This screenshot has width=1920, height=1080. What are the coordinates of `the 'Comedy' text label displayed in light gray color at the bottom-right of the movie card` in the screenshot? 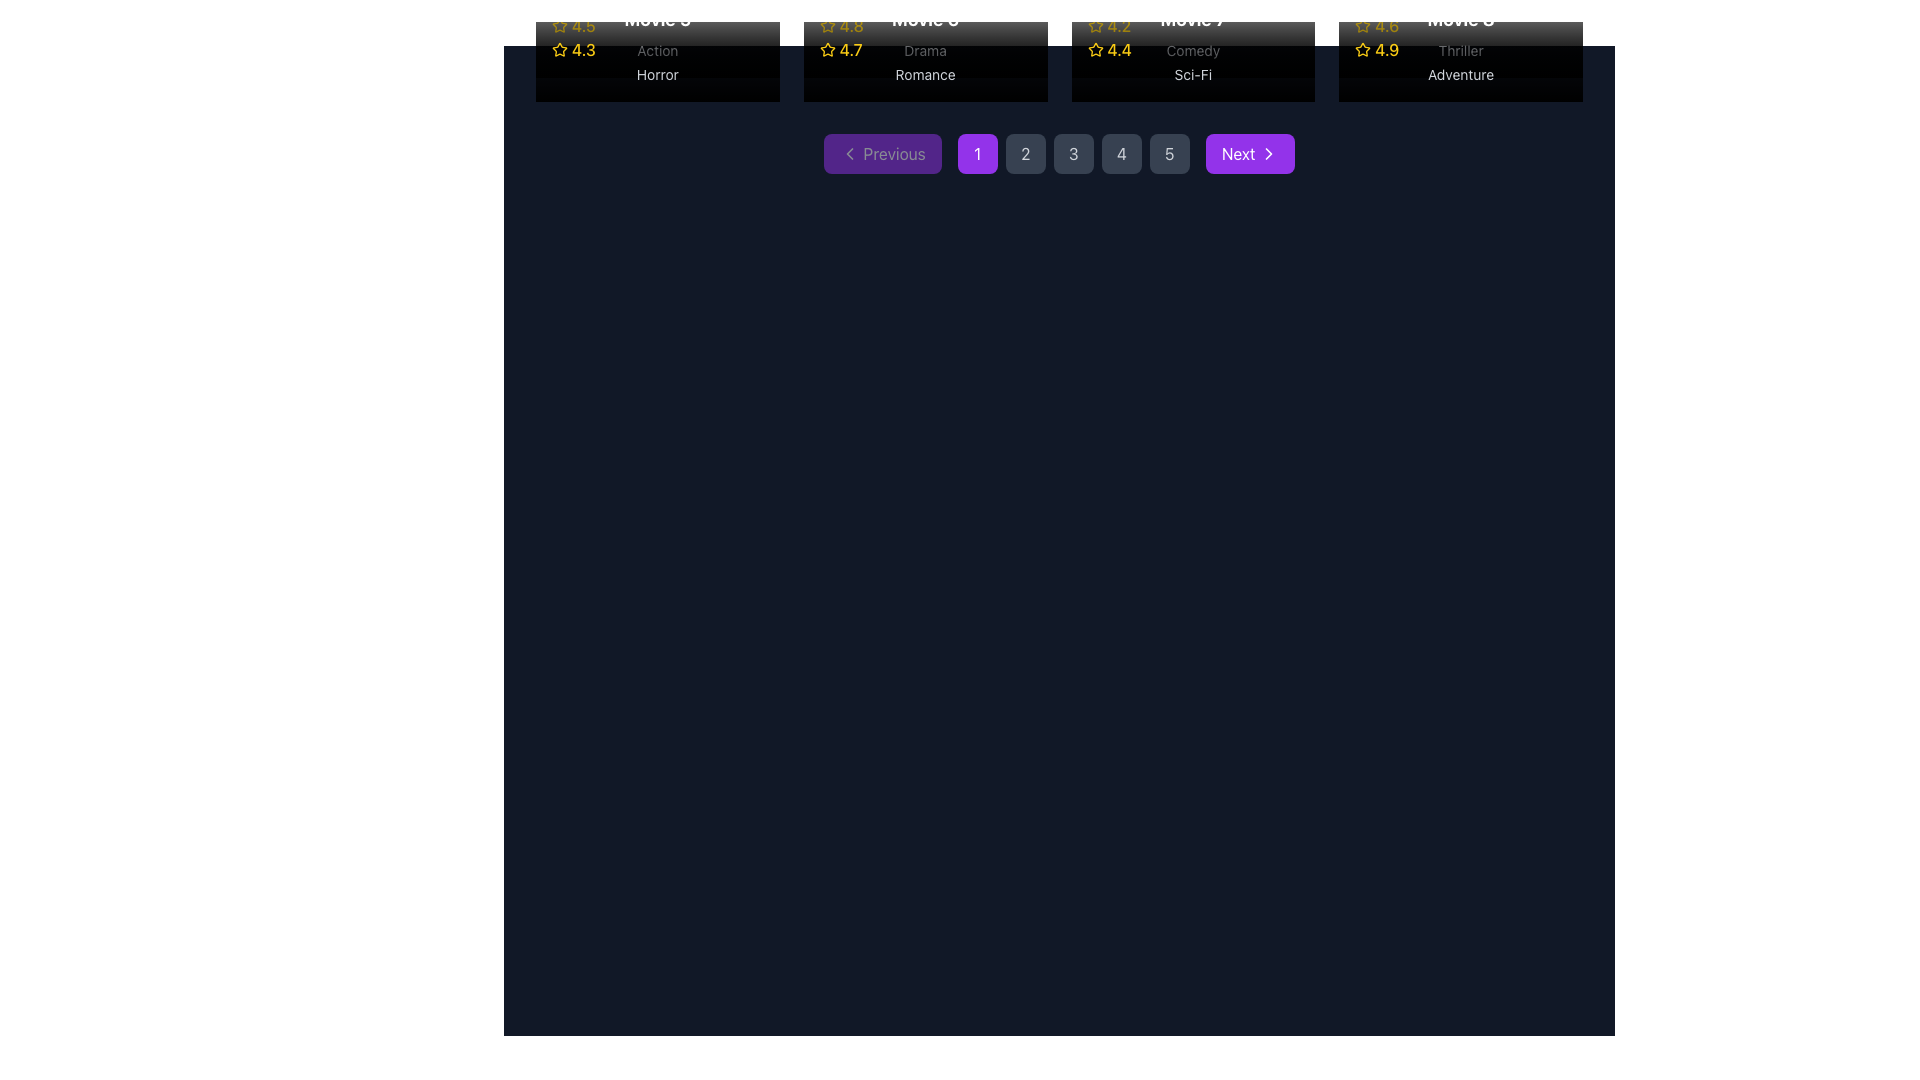 It's located at (1193, 49).